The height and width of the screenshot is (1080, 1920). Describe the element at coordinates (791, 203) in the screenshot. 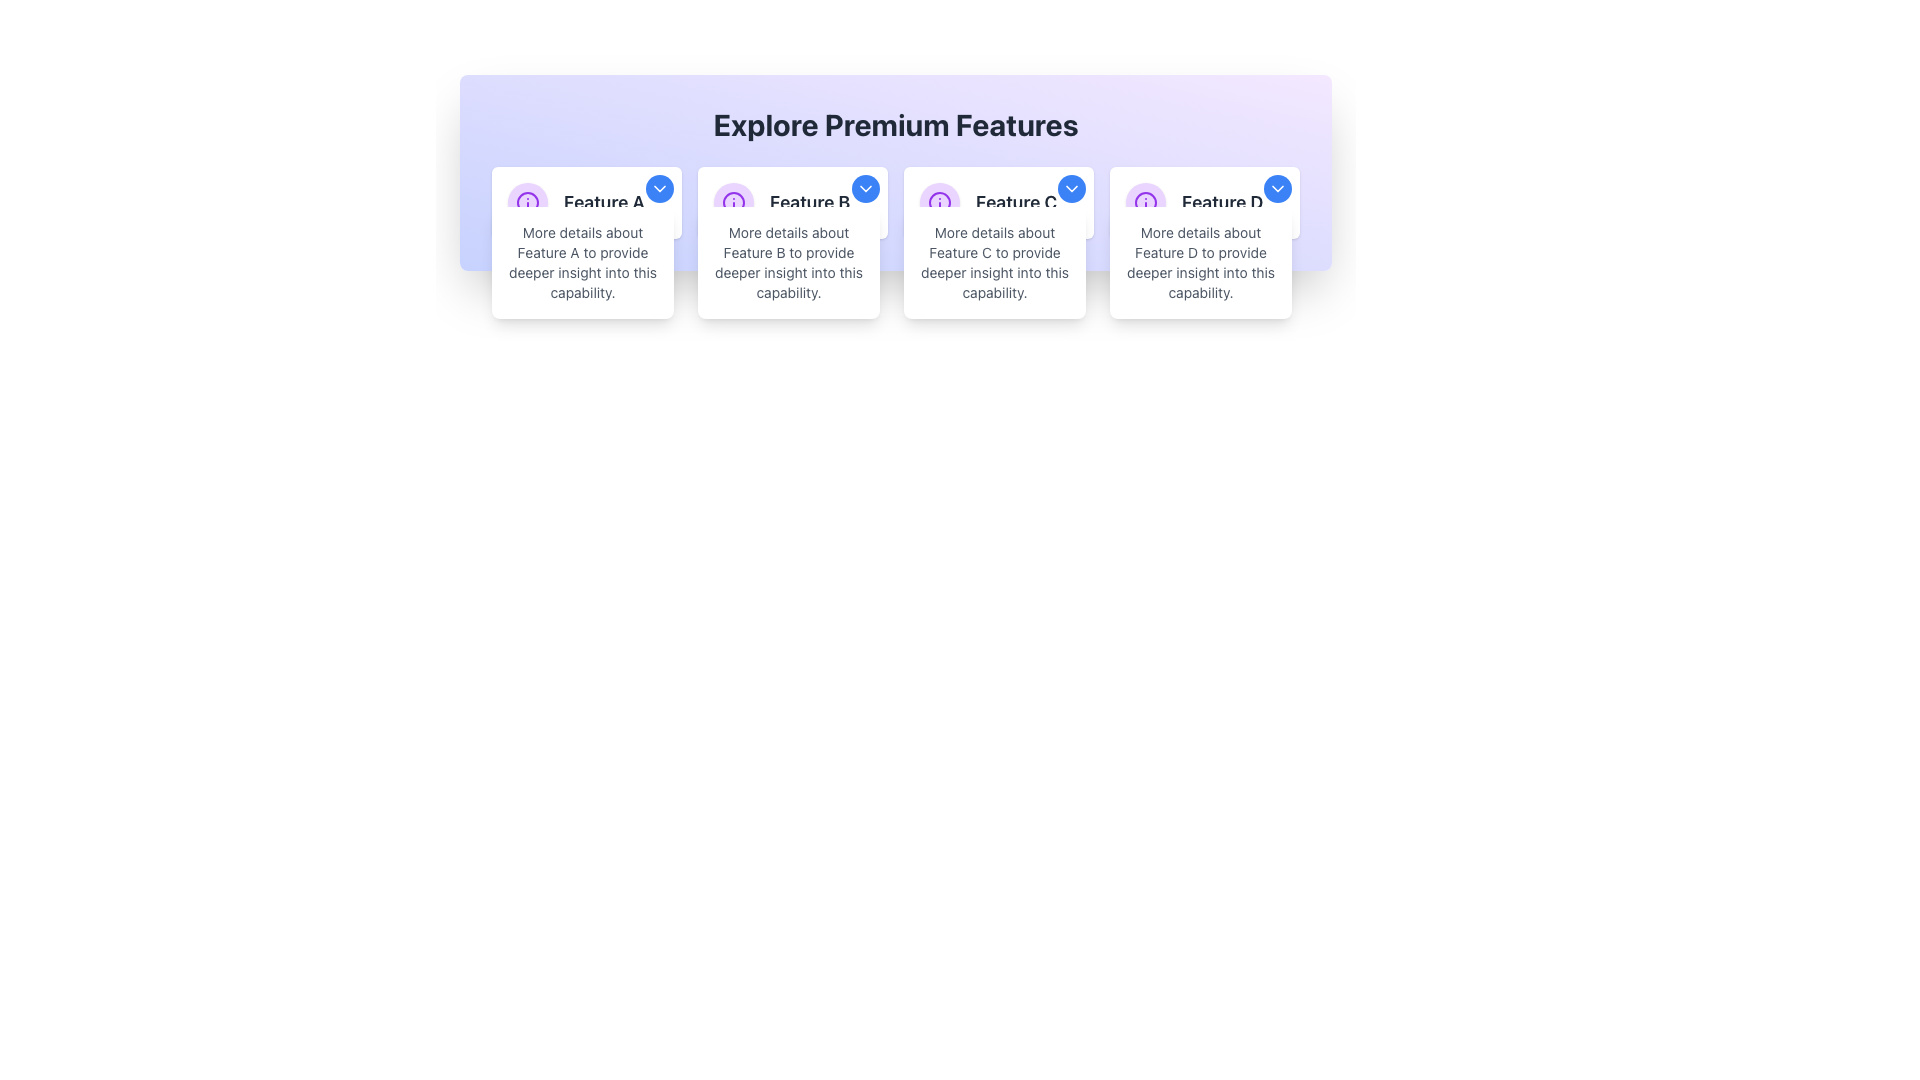

I see `the second card from the left in the grid of four cards beneath the 'Explore Premium Features' header, which provides a summary of a feature with a title and description` at that location.